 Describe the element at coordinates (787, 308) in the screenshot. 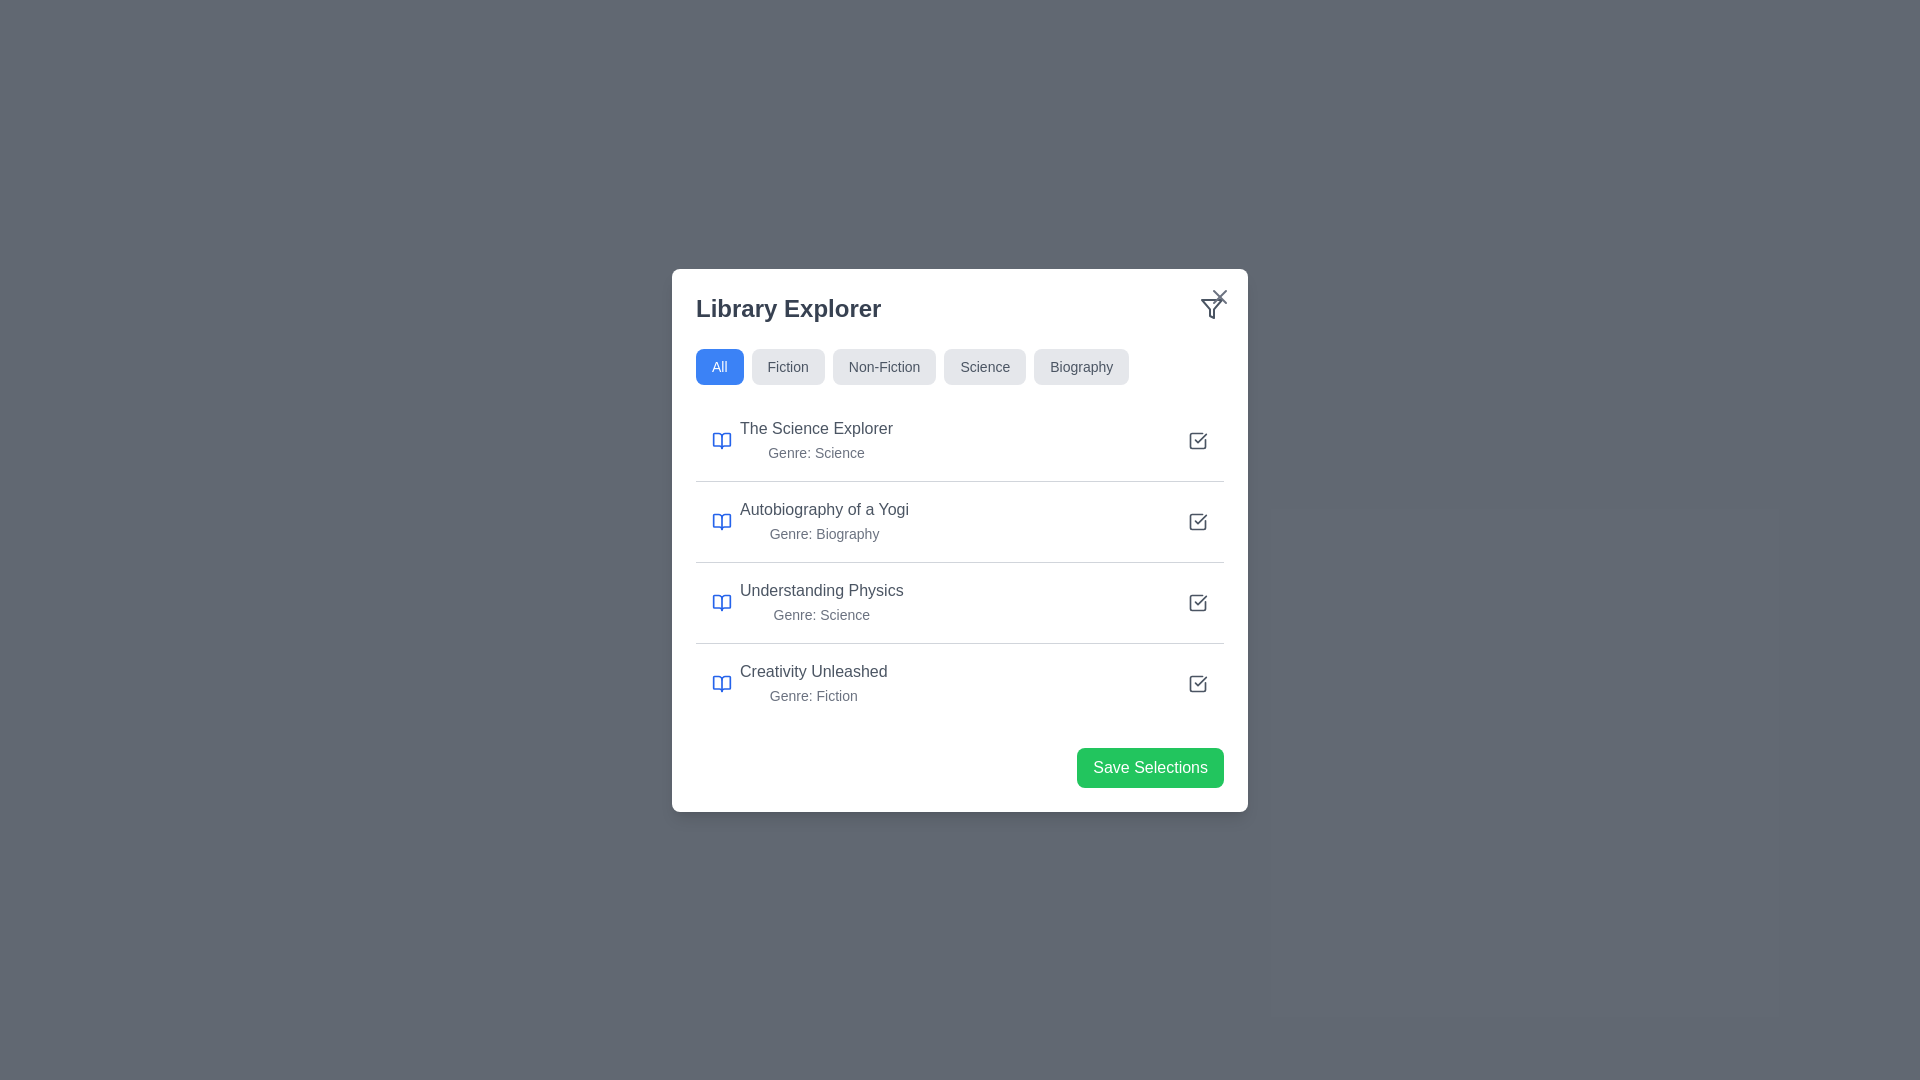

I see `the 'Library Explorer' text label, which is displayed in a bold, large font and is located at the top-left corner of a white card-like component` at that location.